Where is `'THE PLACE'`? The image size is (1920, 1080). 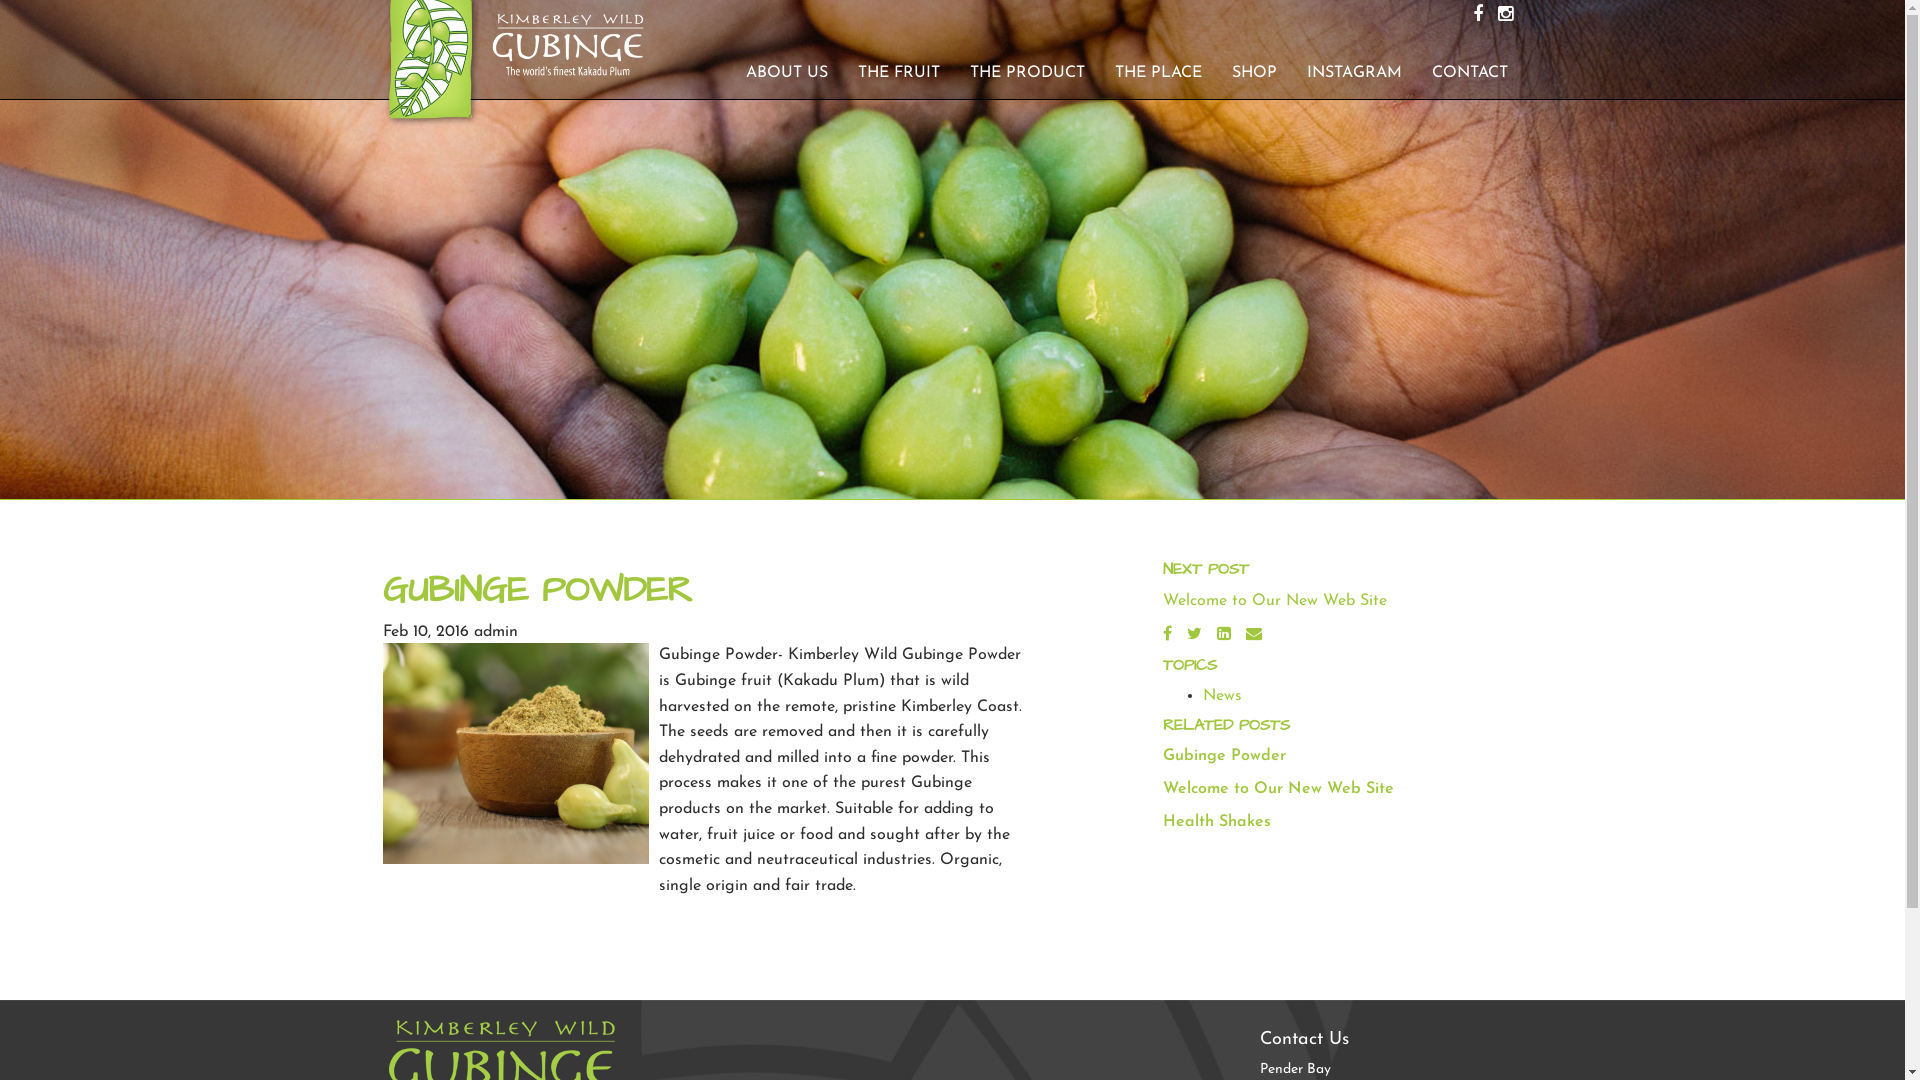 'THE PLACE' is located at coordinates (1158, 72).